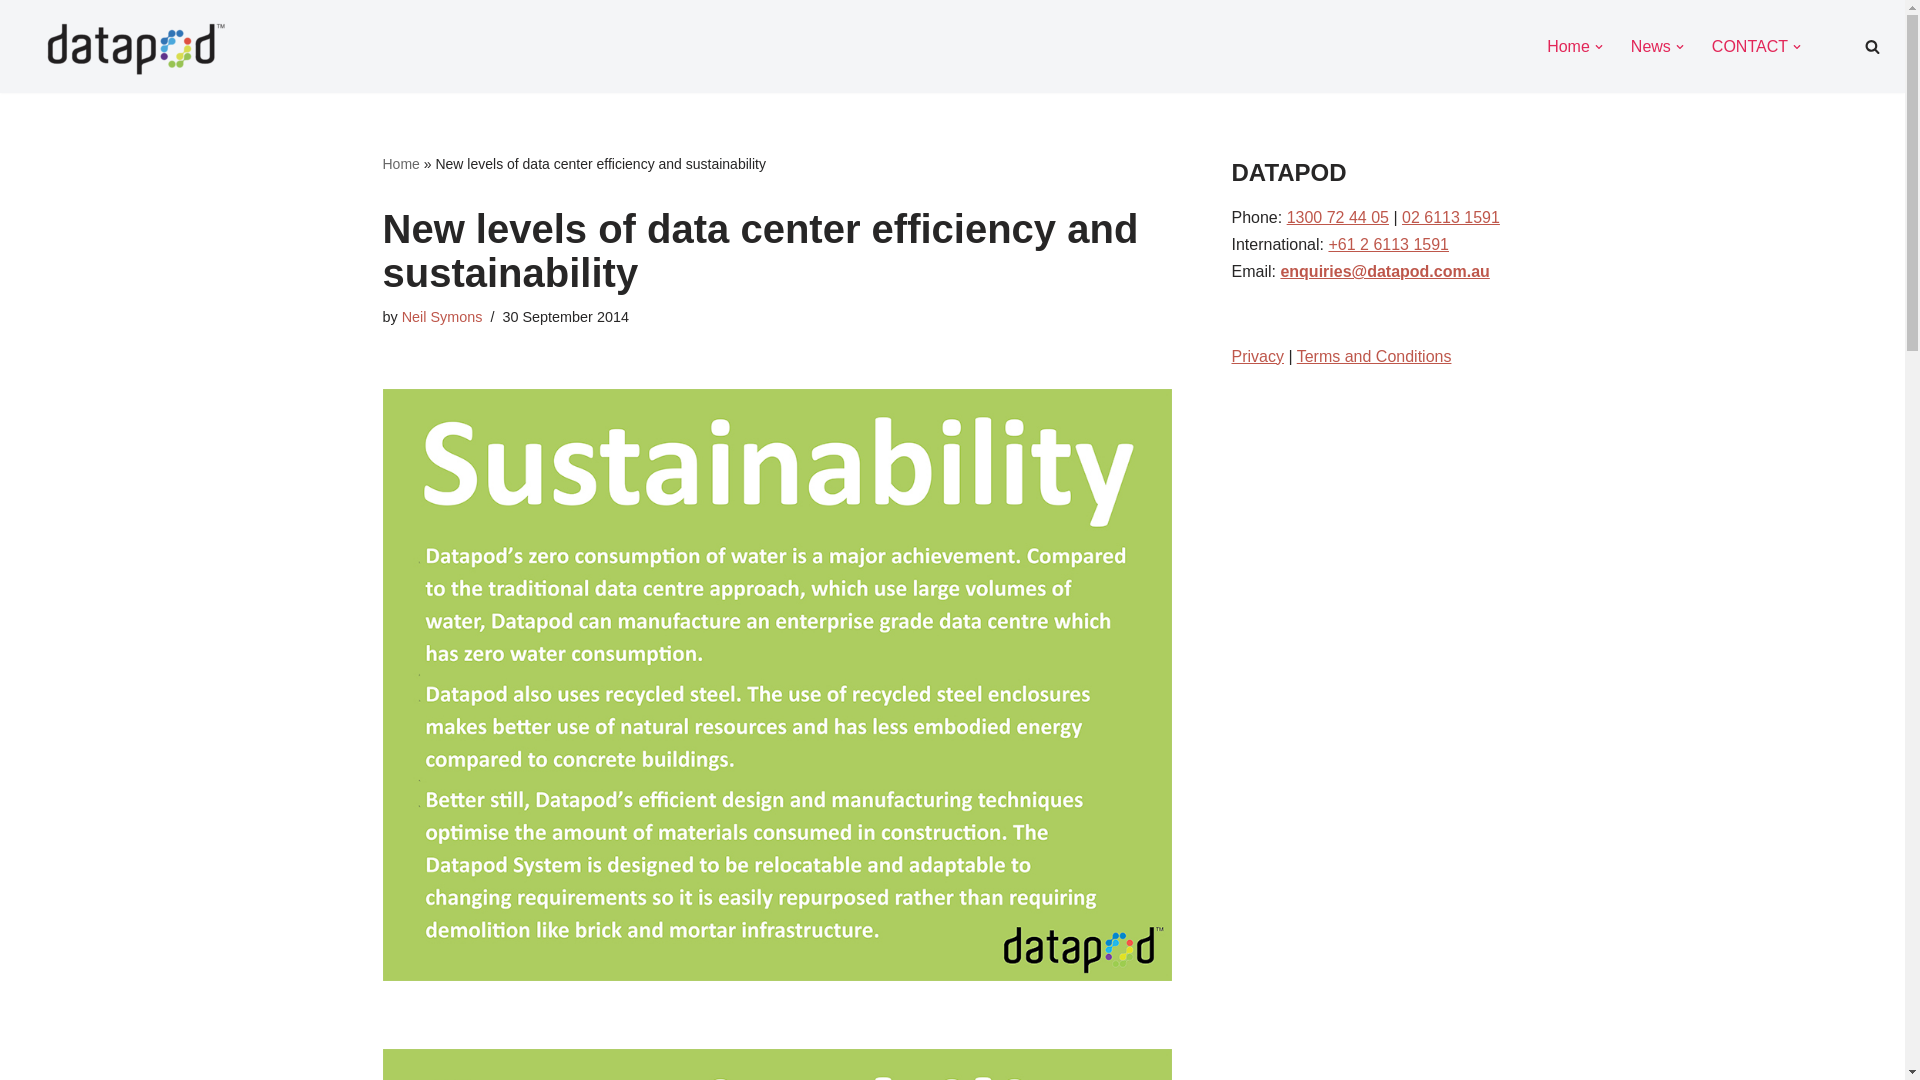 The width and height of the screenshot is (1920, 1080). Describe the element at coordinates (1387, 243) in the screenshot. I see `'+61 2 6113 1591'` at that location.